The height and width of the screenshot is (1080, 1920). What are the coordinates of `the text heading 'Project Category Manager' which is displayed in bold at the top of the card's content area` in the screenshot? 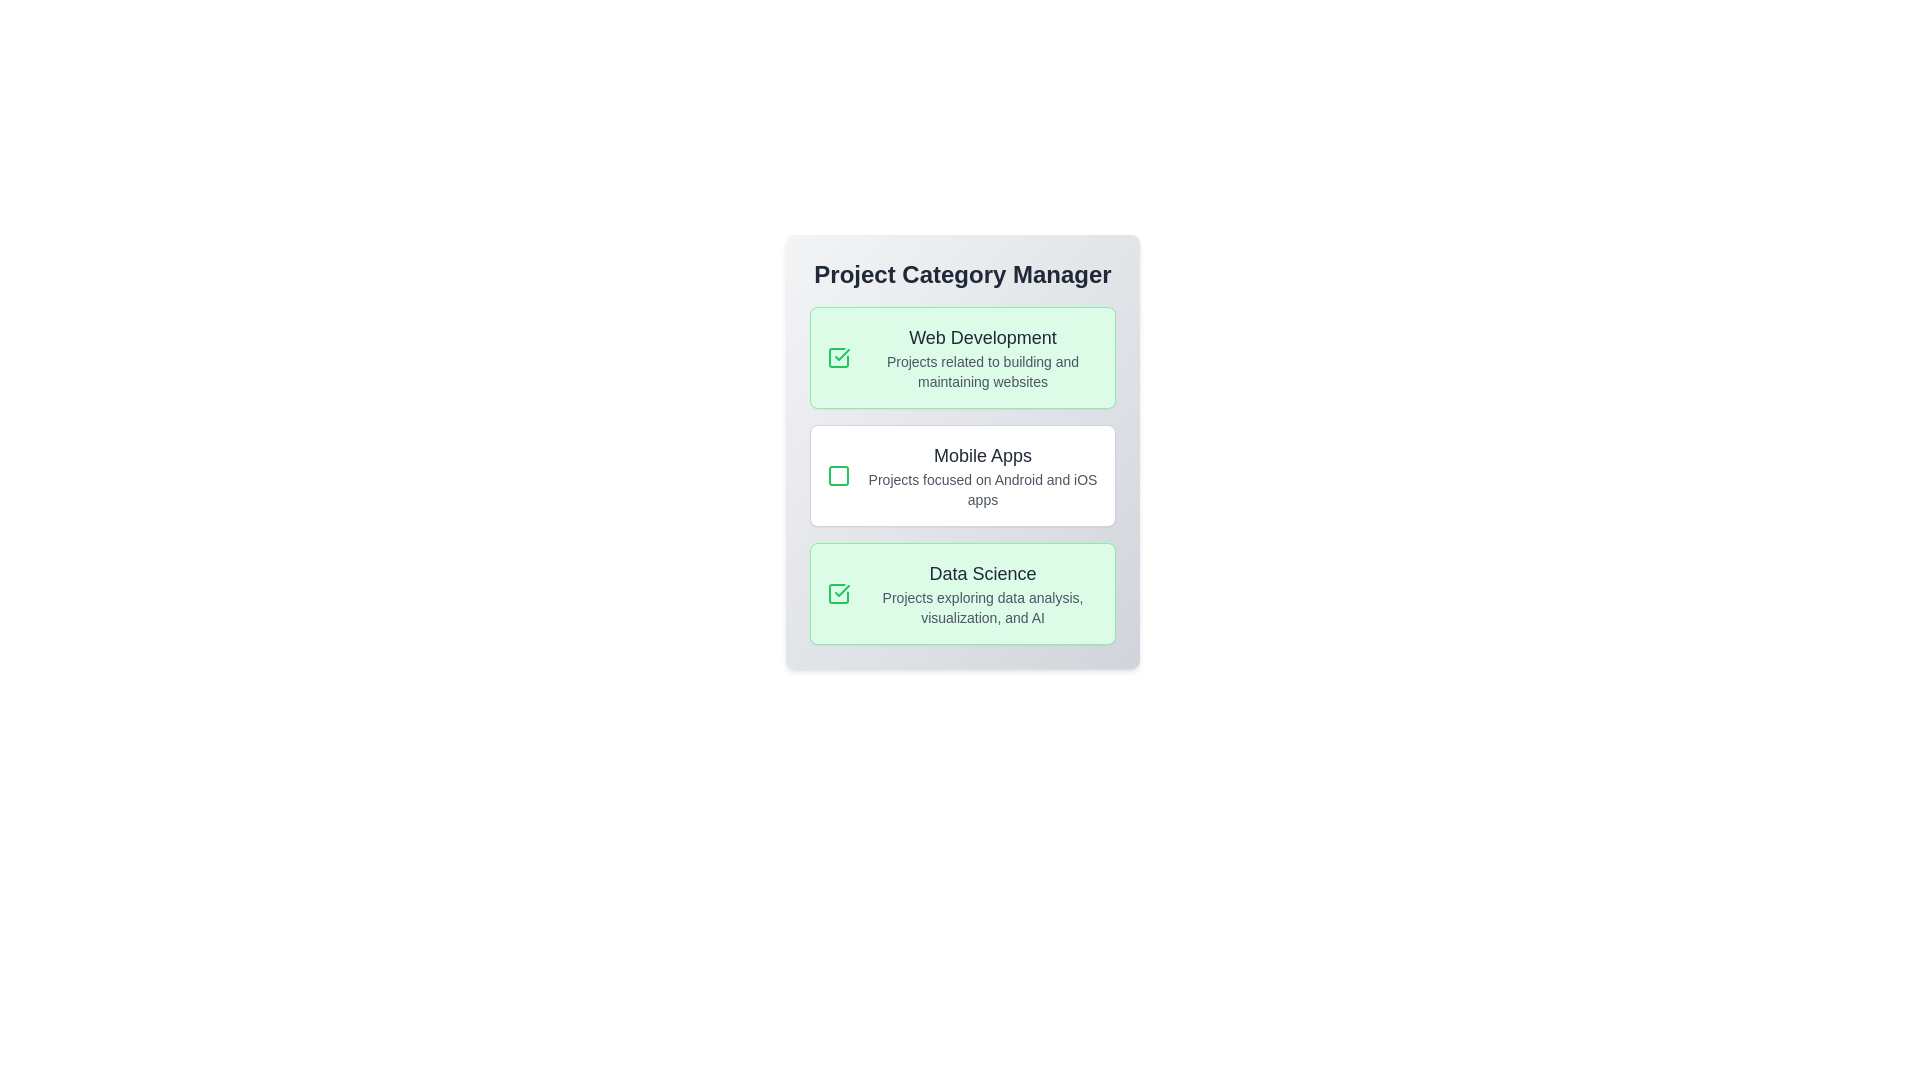 It's located at (963, 274).